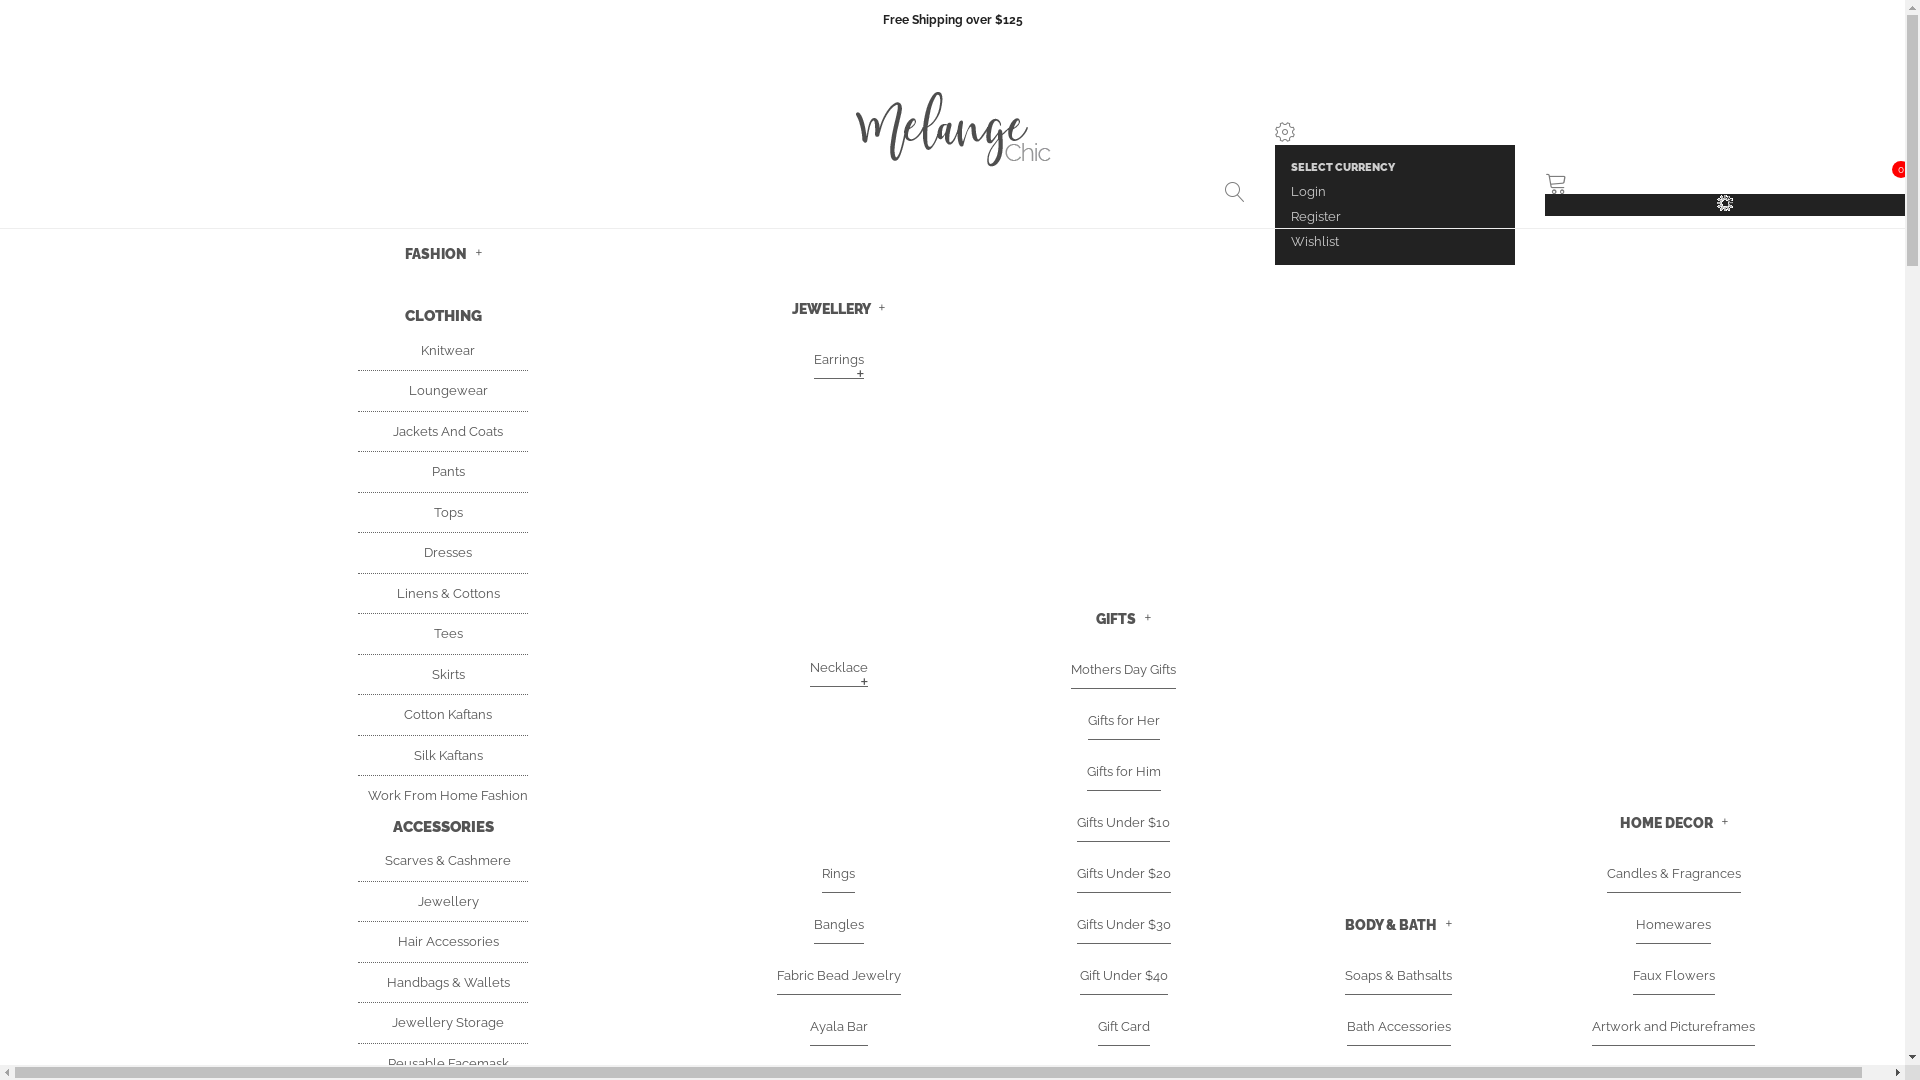 Image resolution: width=1920 pixels, height=1080 pixels. What do you see at coordinates (441, 430) in the screenshot?
I see `'Jackets And Coats'` at bounding box center [441, 430].